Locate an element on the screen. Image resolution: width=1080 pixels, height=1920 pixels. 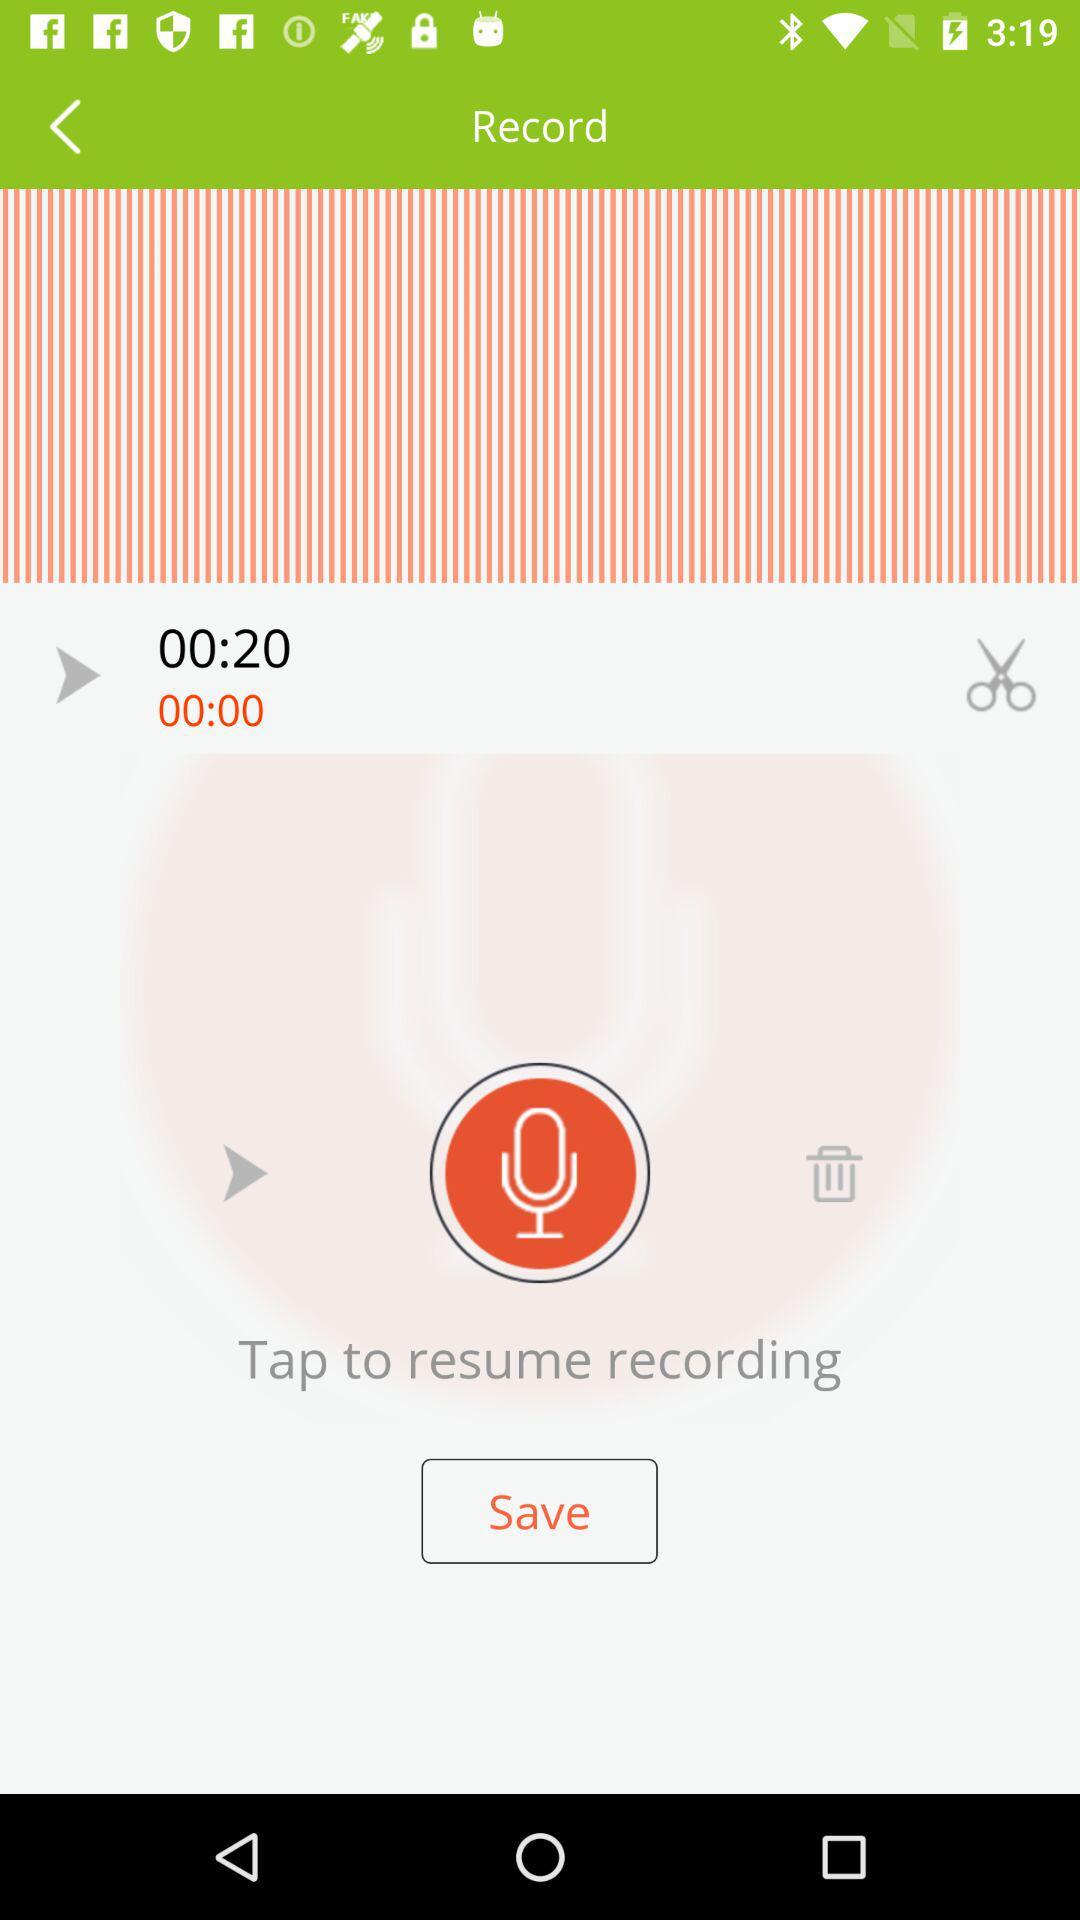
the close icon is located at coordinates (1001, 675).